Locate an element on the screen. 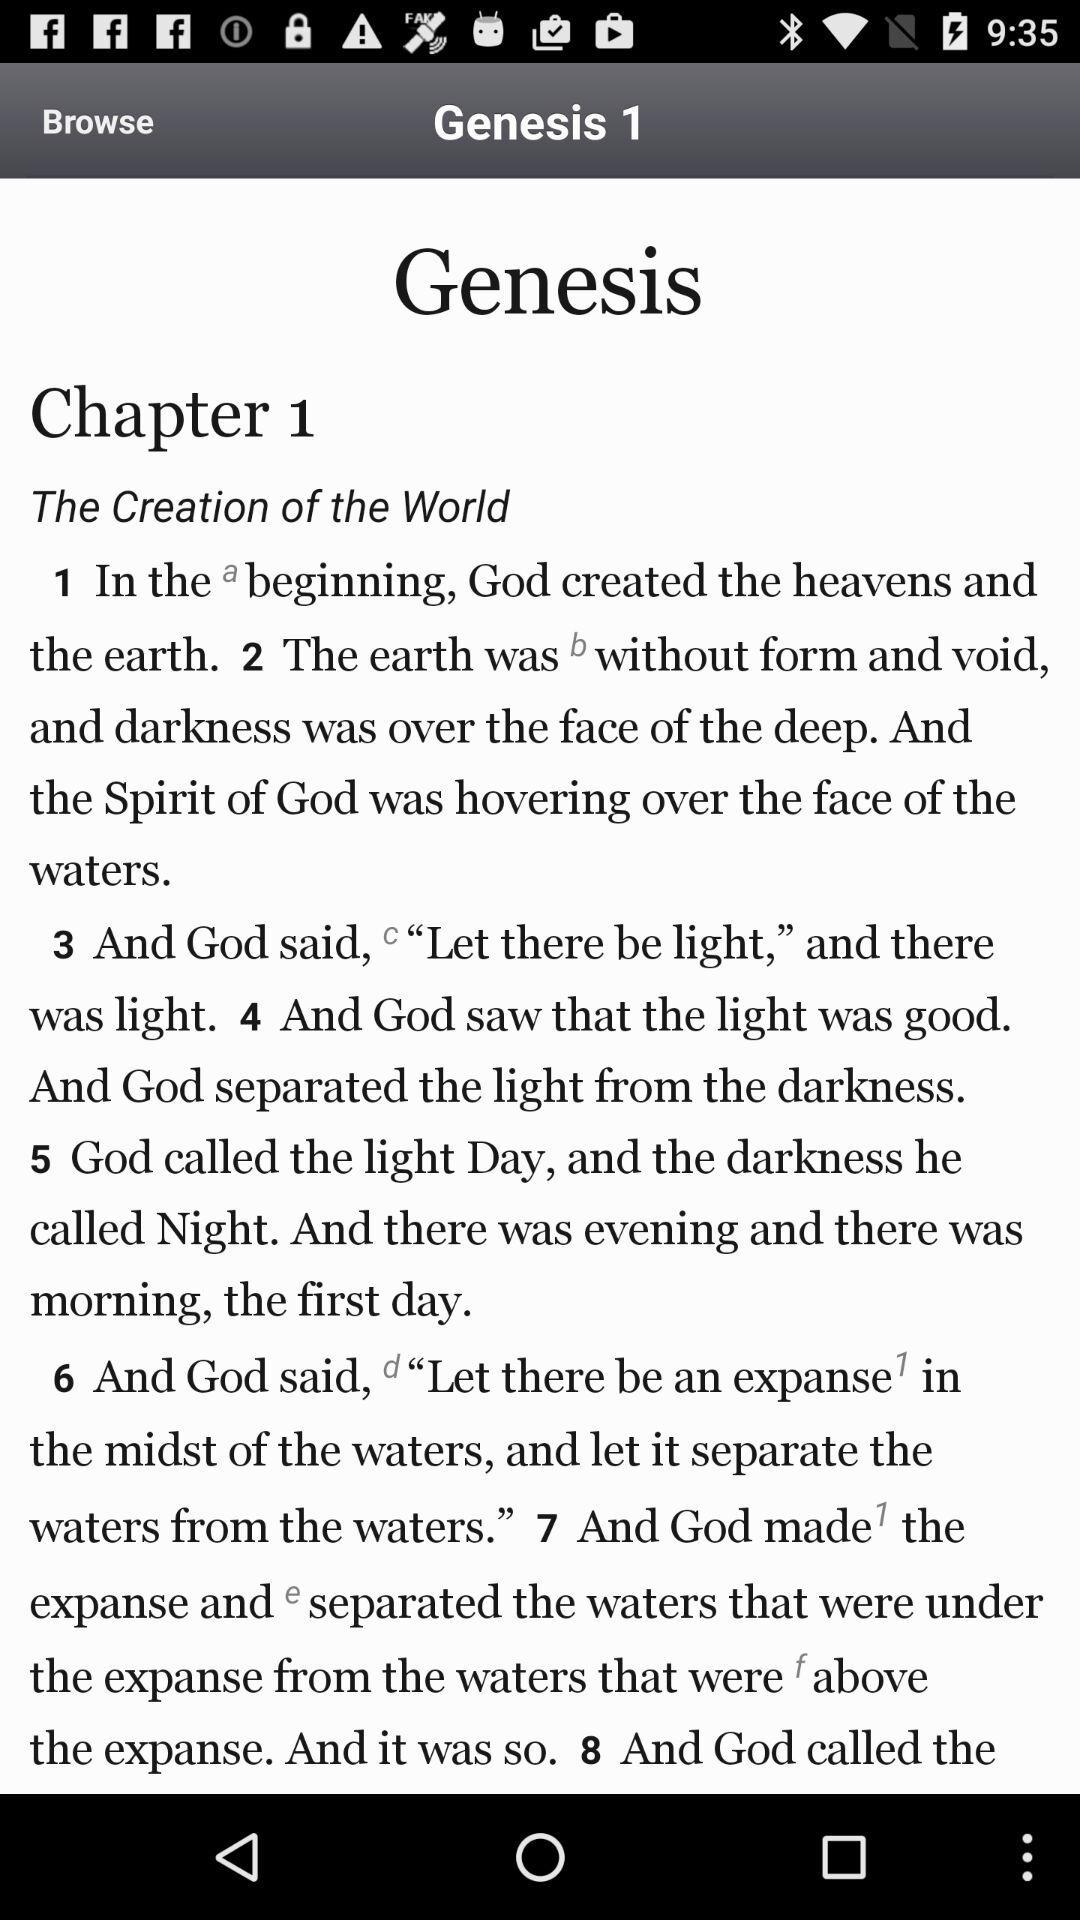 The height and width of the screenshot is (1920, 1080). icon to the left of the genesis 1 icon is located at coordinates (97, 119).